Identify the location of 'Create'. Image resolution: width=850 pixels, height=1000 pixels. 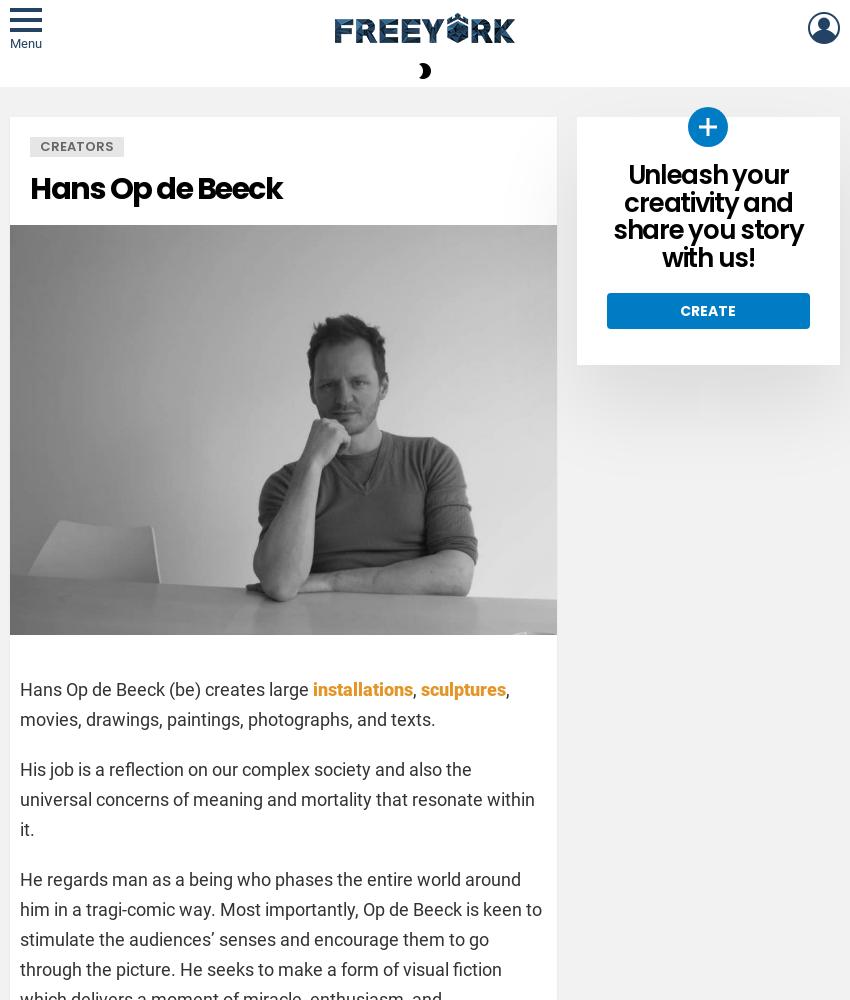
(706, 310).